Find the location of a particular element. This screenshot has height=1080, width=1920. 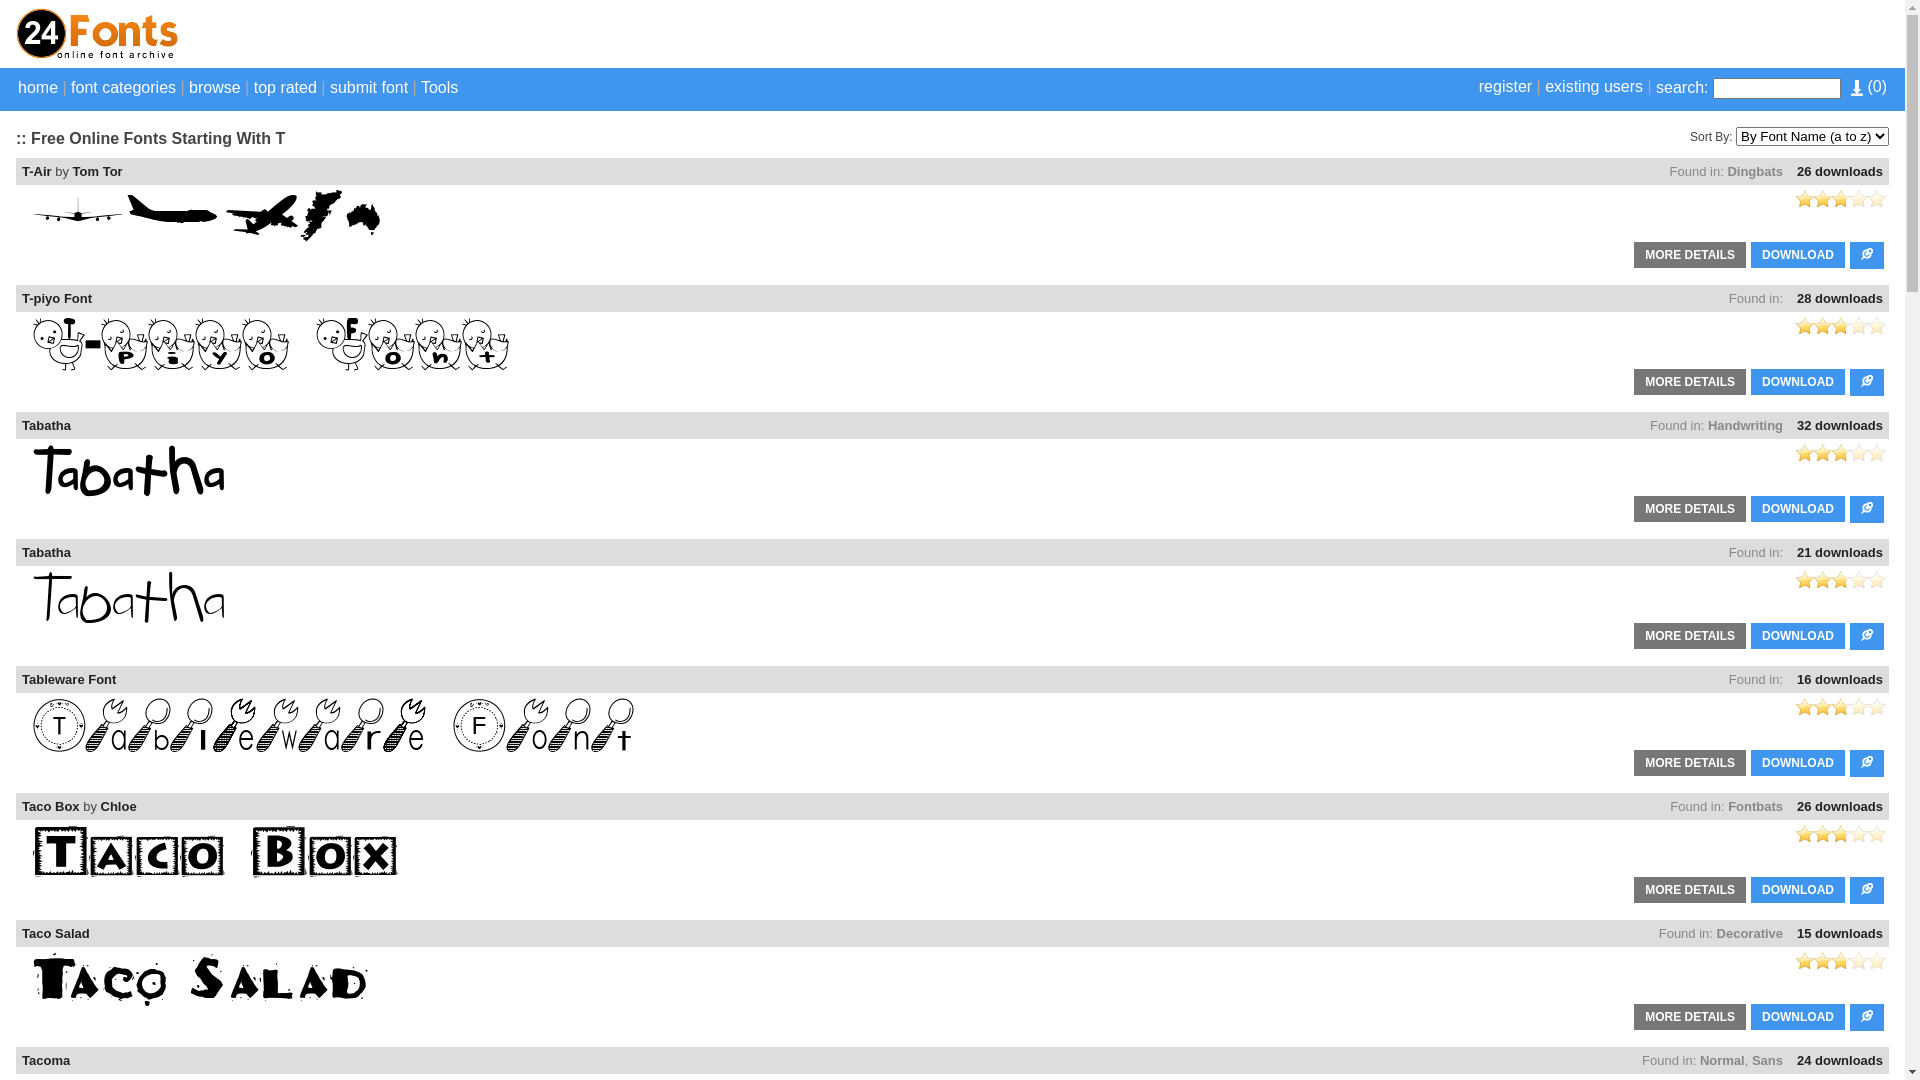

'existing users' is located at coordinates (1592, 85).